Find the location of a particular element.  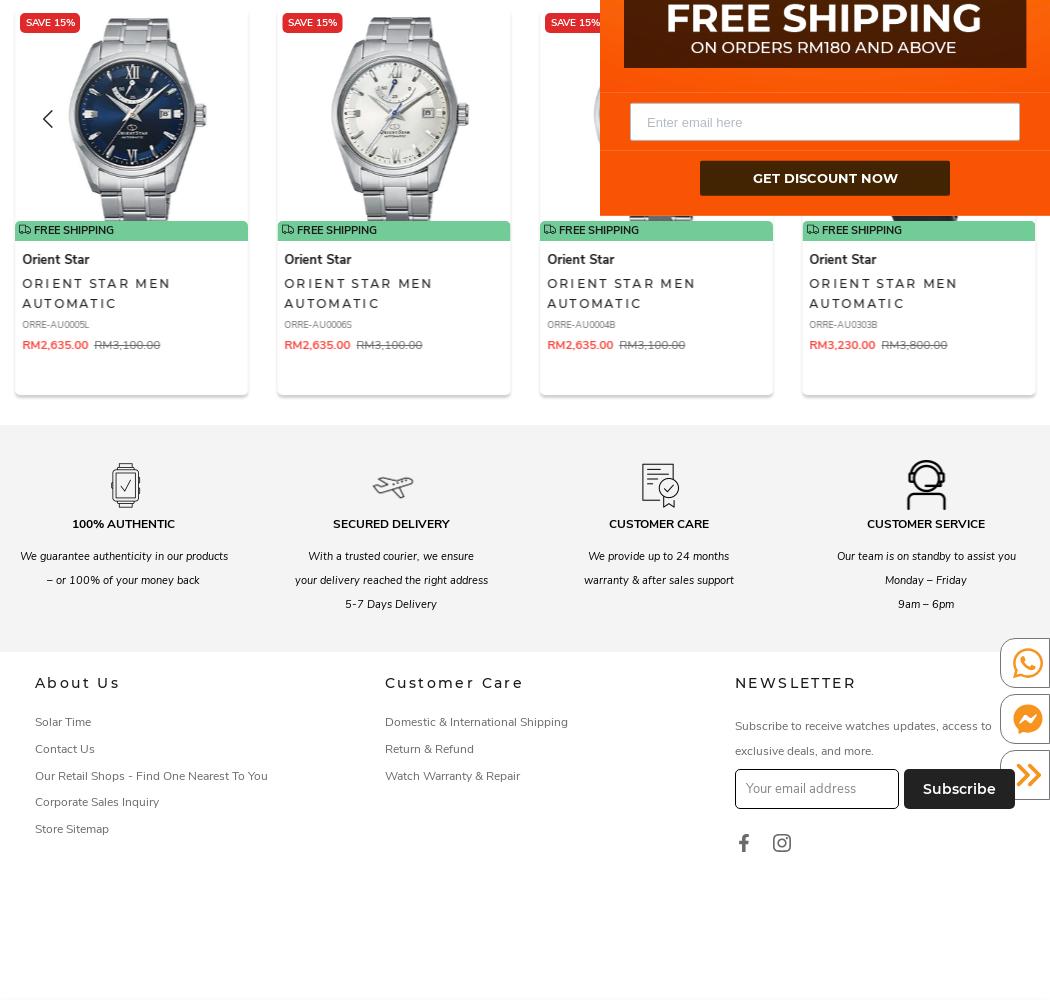

'5-7 Days Delivery' is located at coordinates (344, 602).